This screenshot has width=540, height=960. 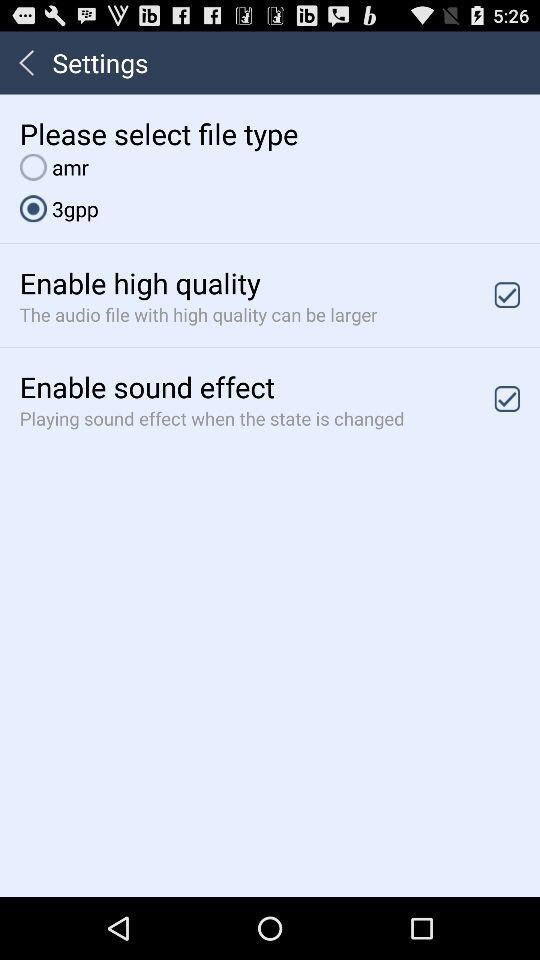 What do you see at coordinates (507, 294) in the screenshot?
I see `the item next to the the audio file app` at bounding box center [507, 294].